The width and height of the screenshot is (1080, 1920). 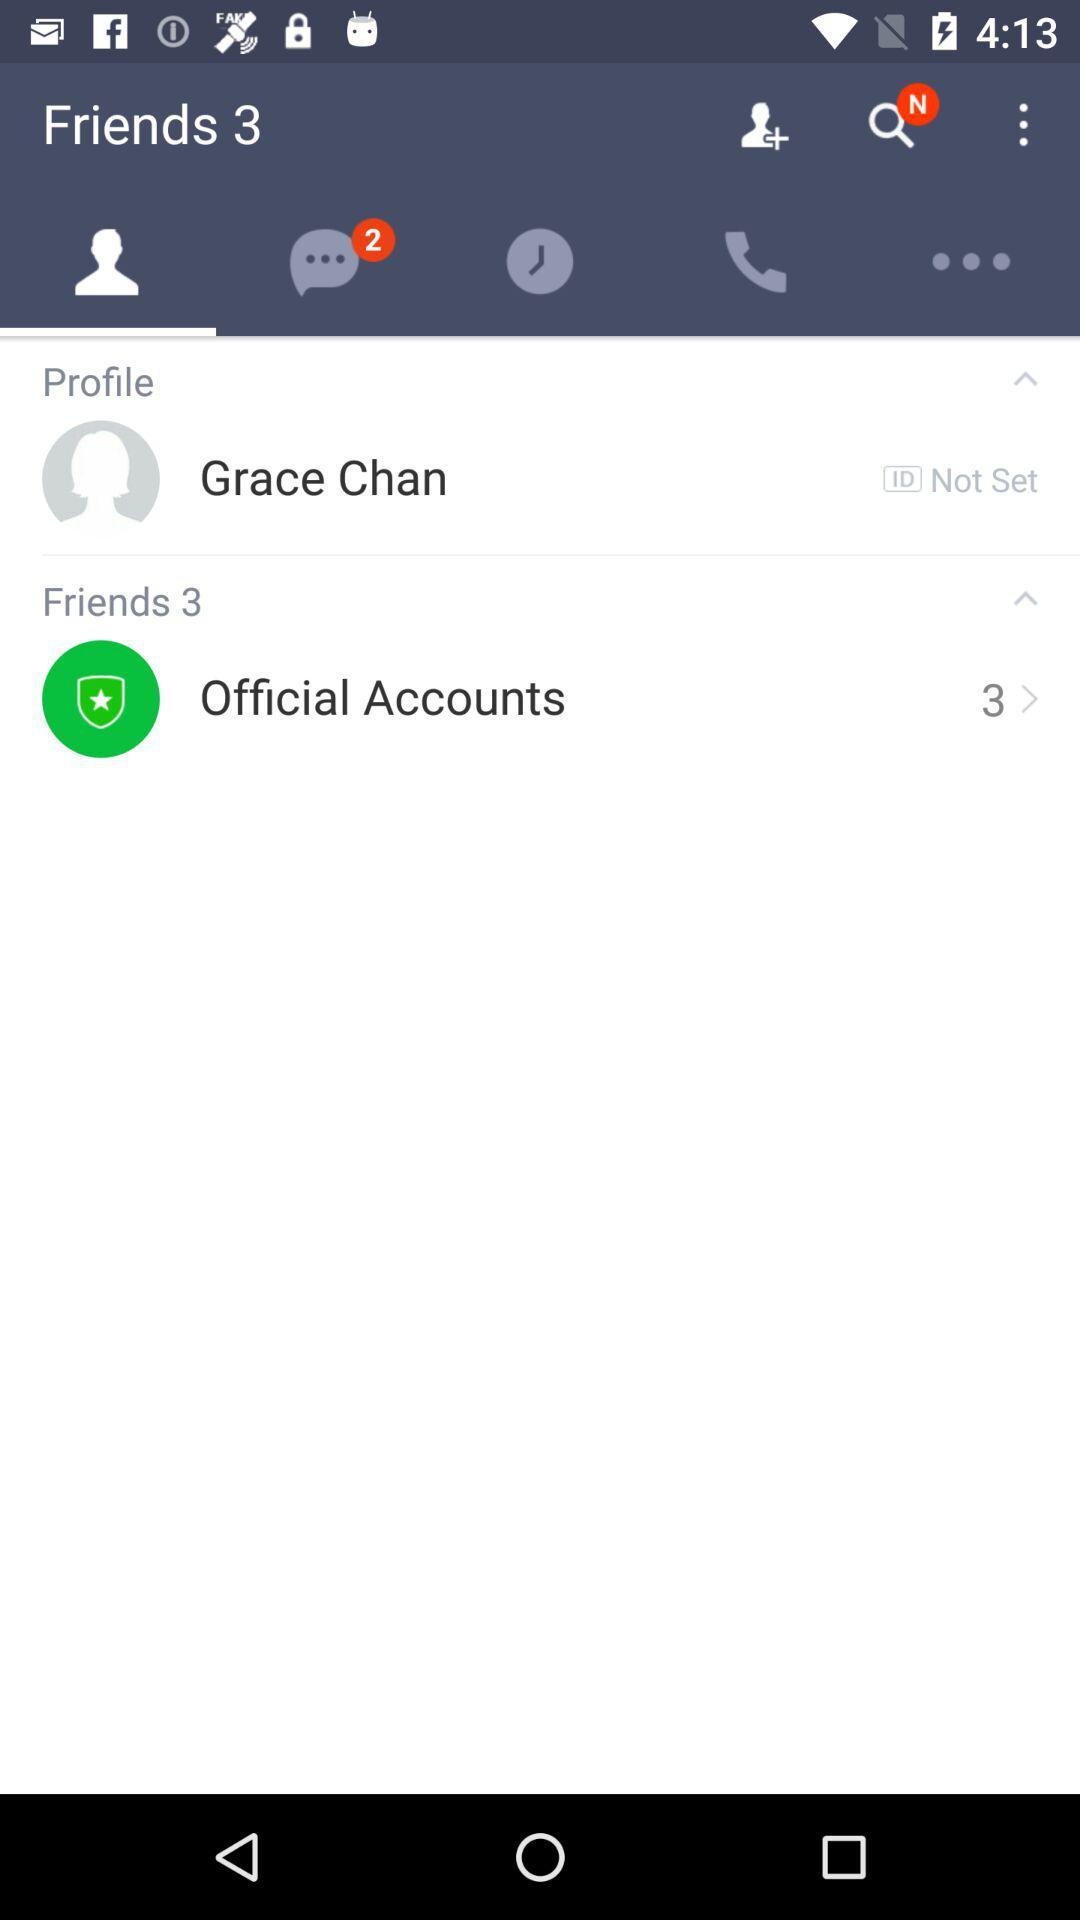 What do you see at coordinates (918, 103) in the screenshot?
I see `the letter n on the search bar icon` at bounding box center [918, 103].